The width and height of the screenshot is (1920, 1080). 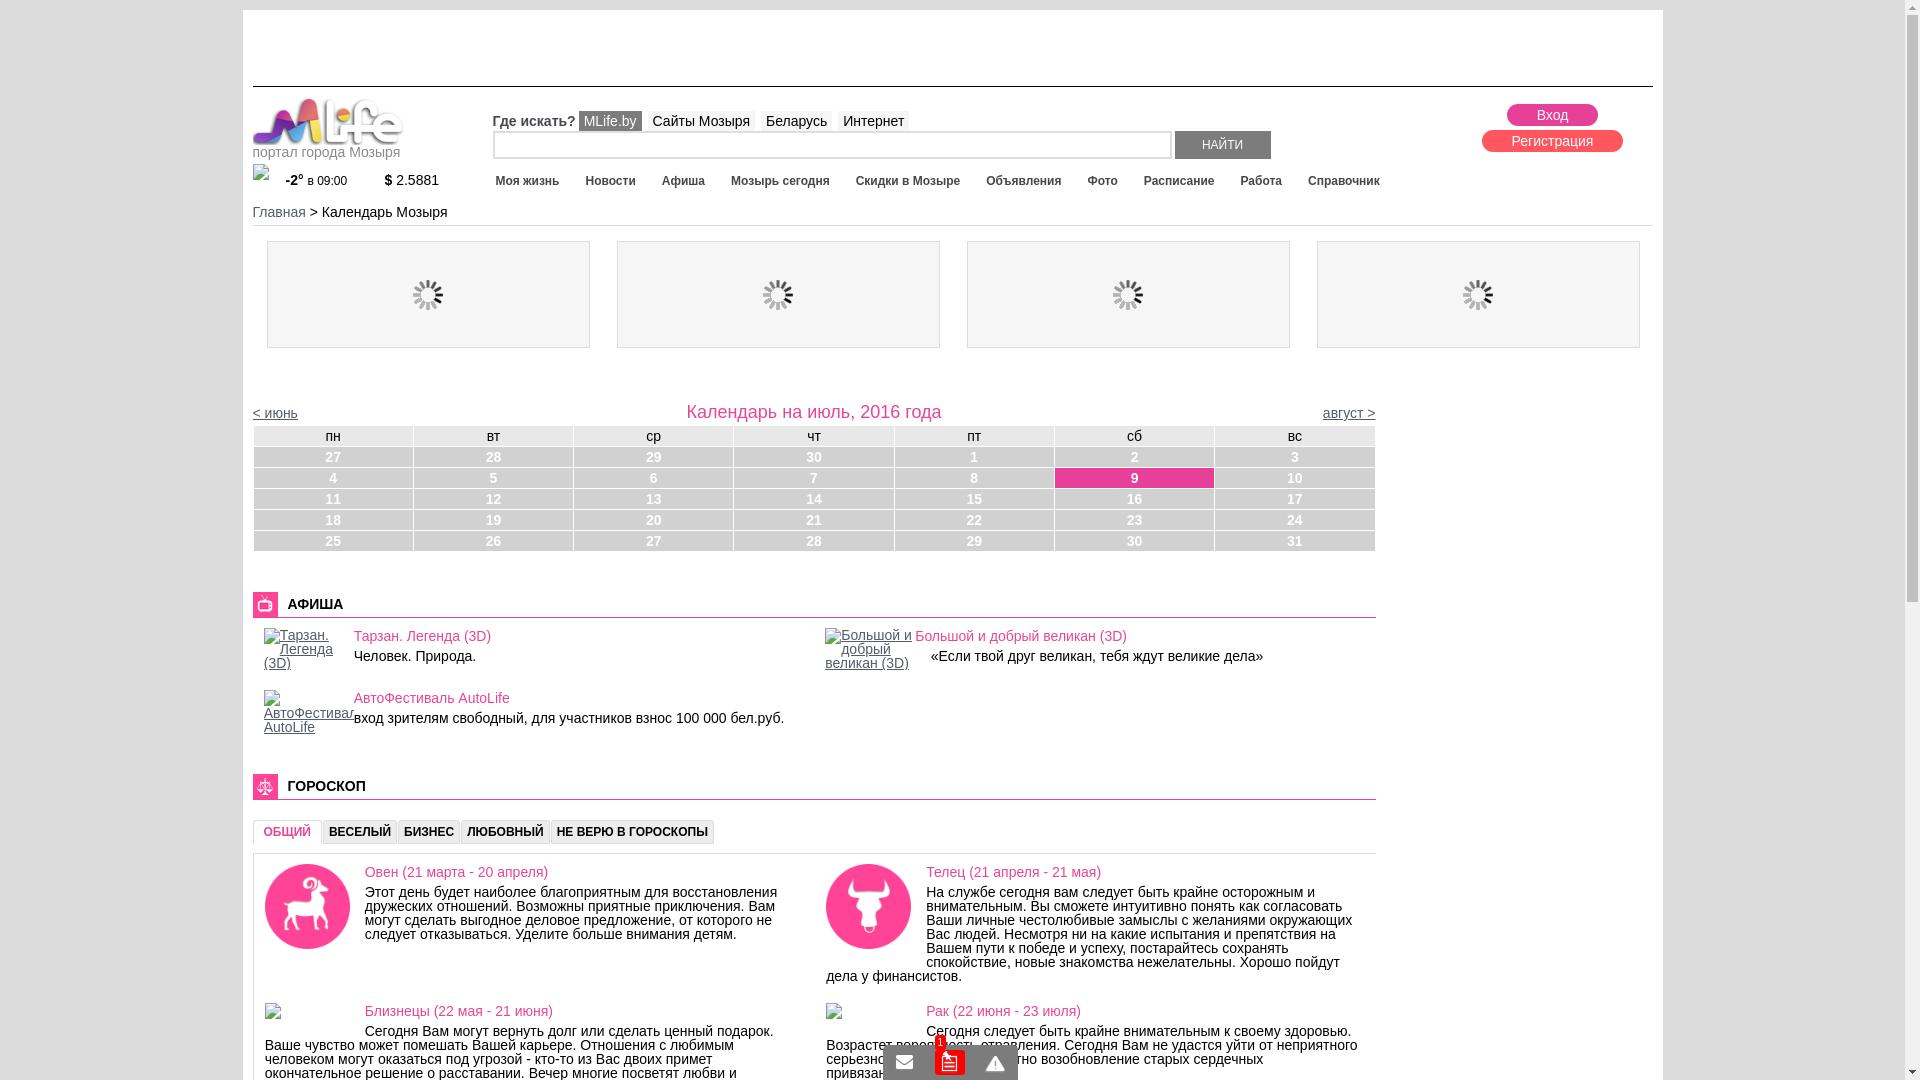 What do you see at coordinates (948, 1061) in the screenshot?
I see `'1'` at bounding box center [948, 1061].